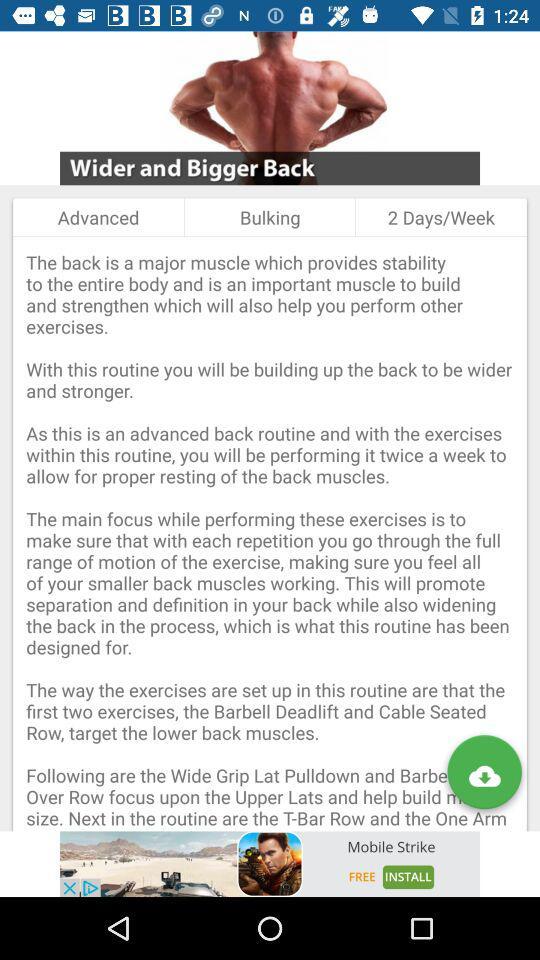  Describe the element at coordinates (441, 217) in the screenshot. I see `icon above the the back is` at that location.